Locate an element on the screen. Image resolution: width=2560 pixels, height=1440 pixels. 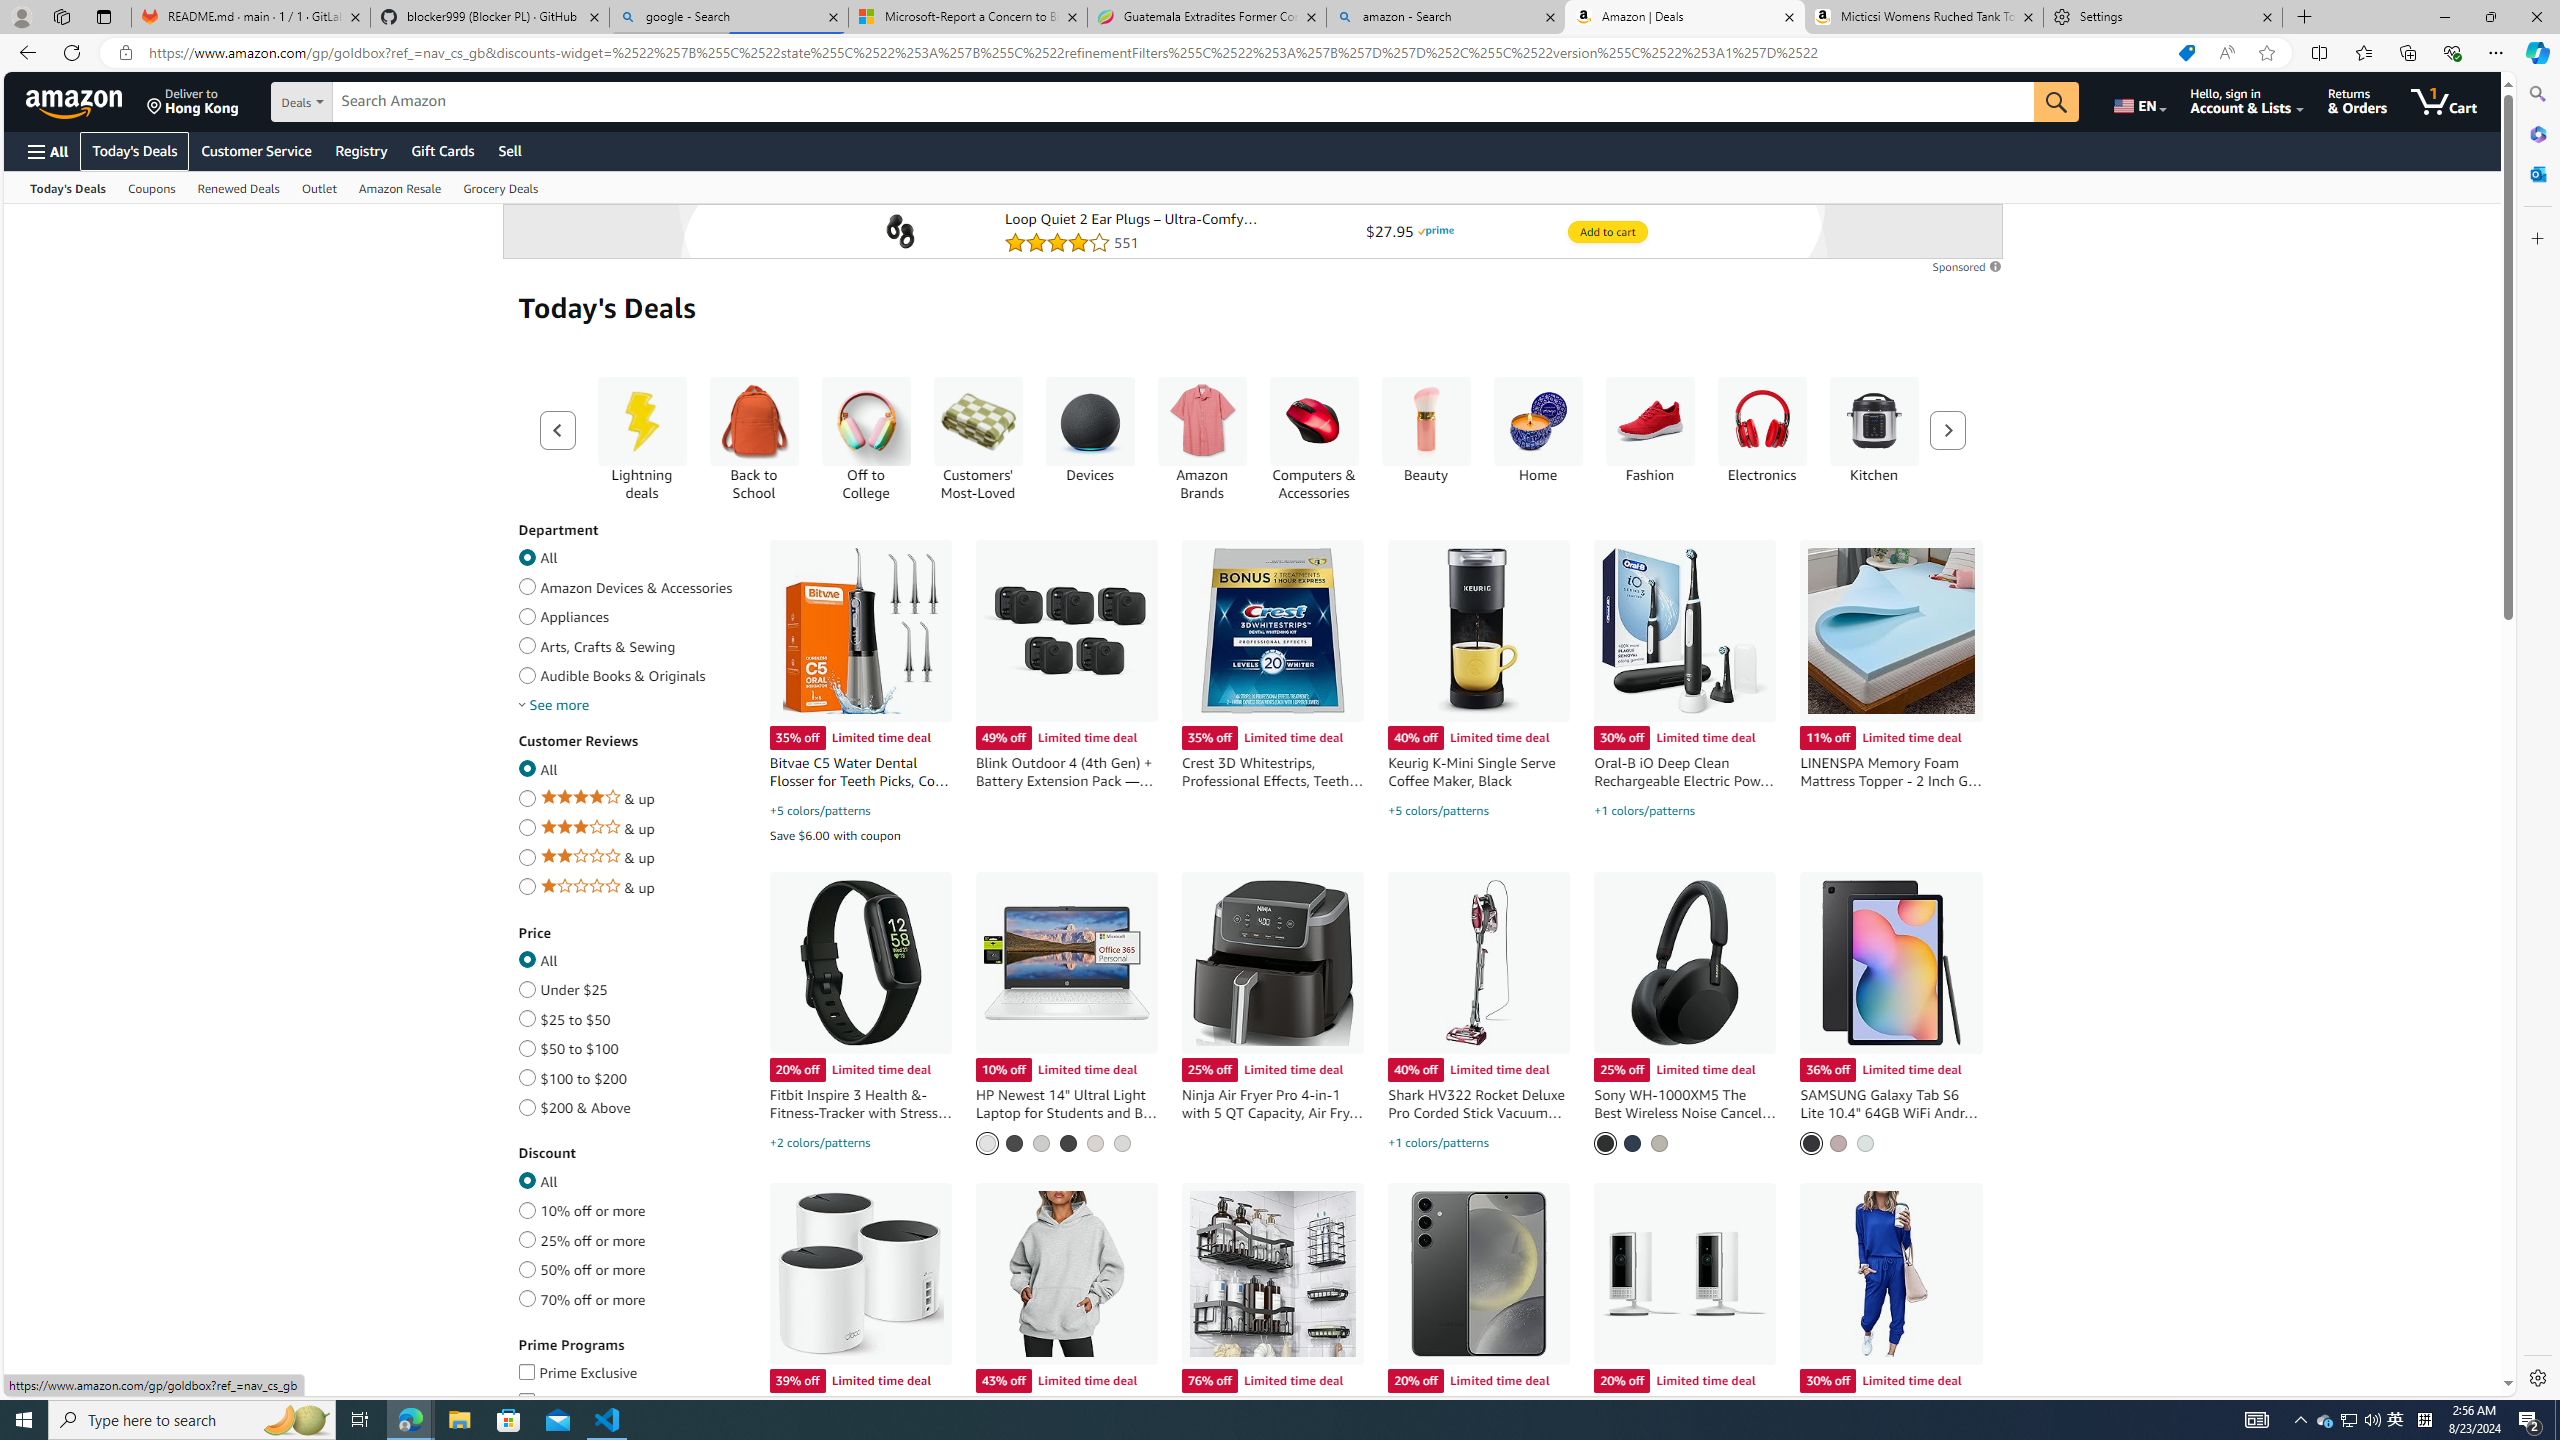
'Beauty' is located at coordinates (1424, 421).